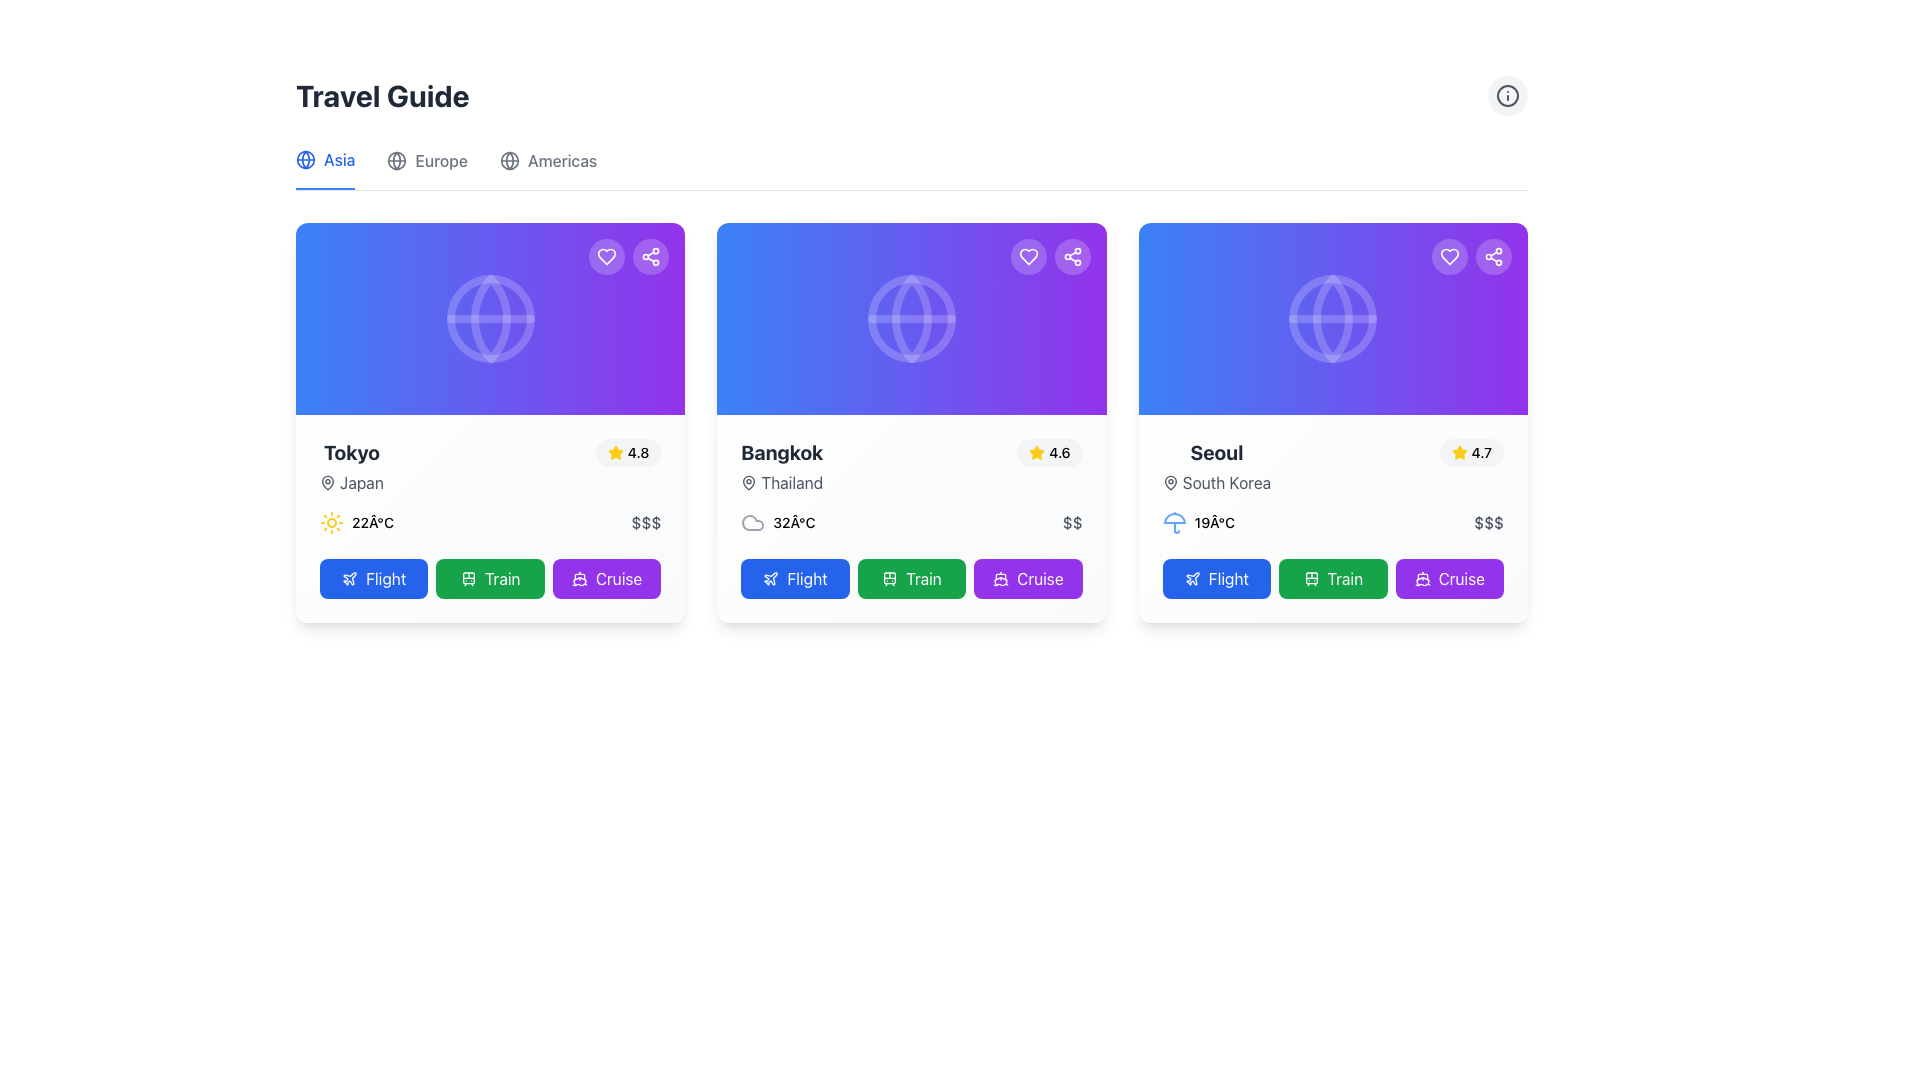 The height and width of the screenshot is (1080, 1920). Describe the element at coordinates (440, 160) in the screenshot. I see `the text label displaying 'Europe'` at that location.